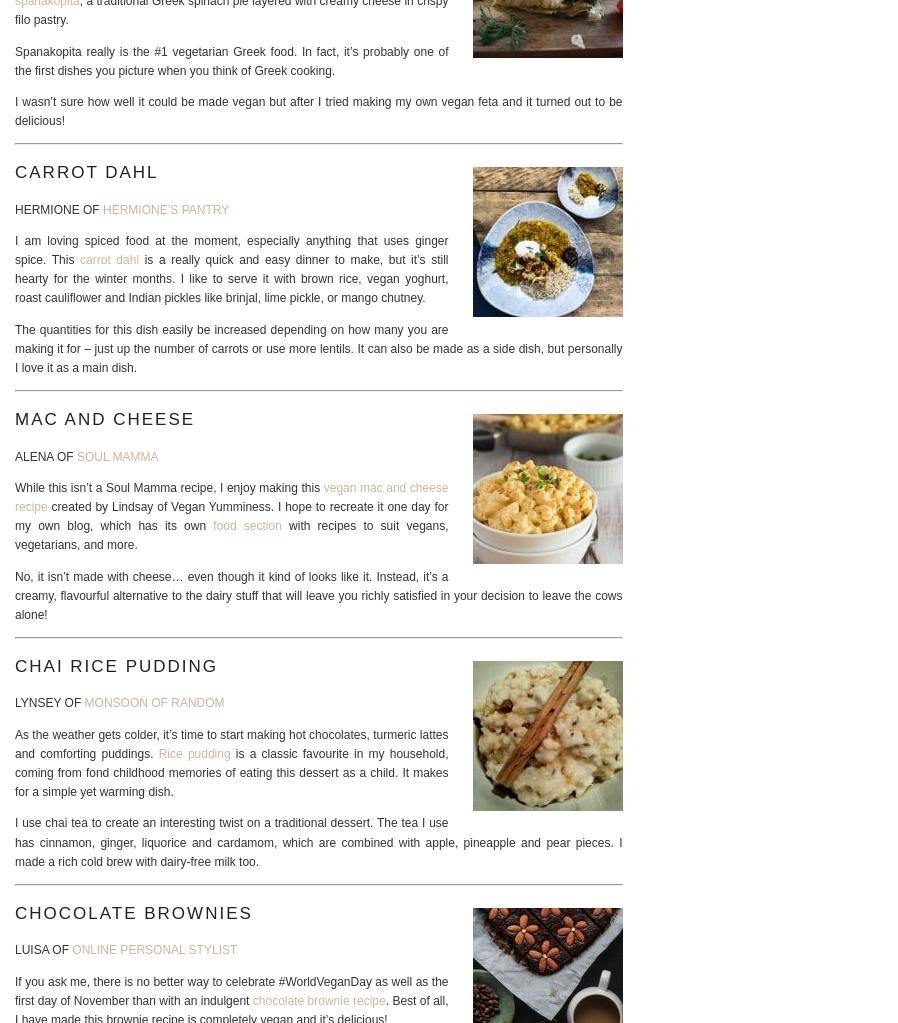 The width and height of the screenshot is (898, 1023). What do you see at coordinates (13, 110) in the screenshot?
I see `'I wasn’t sure how well it could be made vegan but after I tried making my own vegan feta and it turned out to be delicious!'` at bounding box center [13, 110].